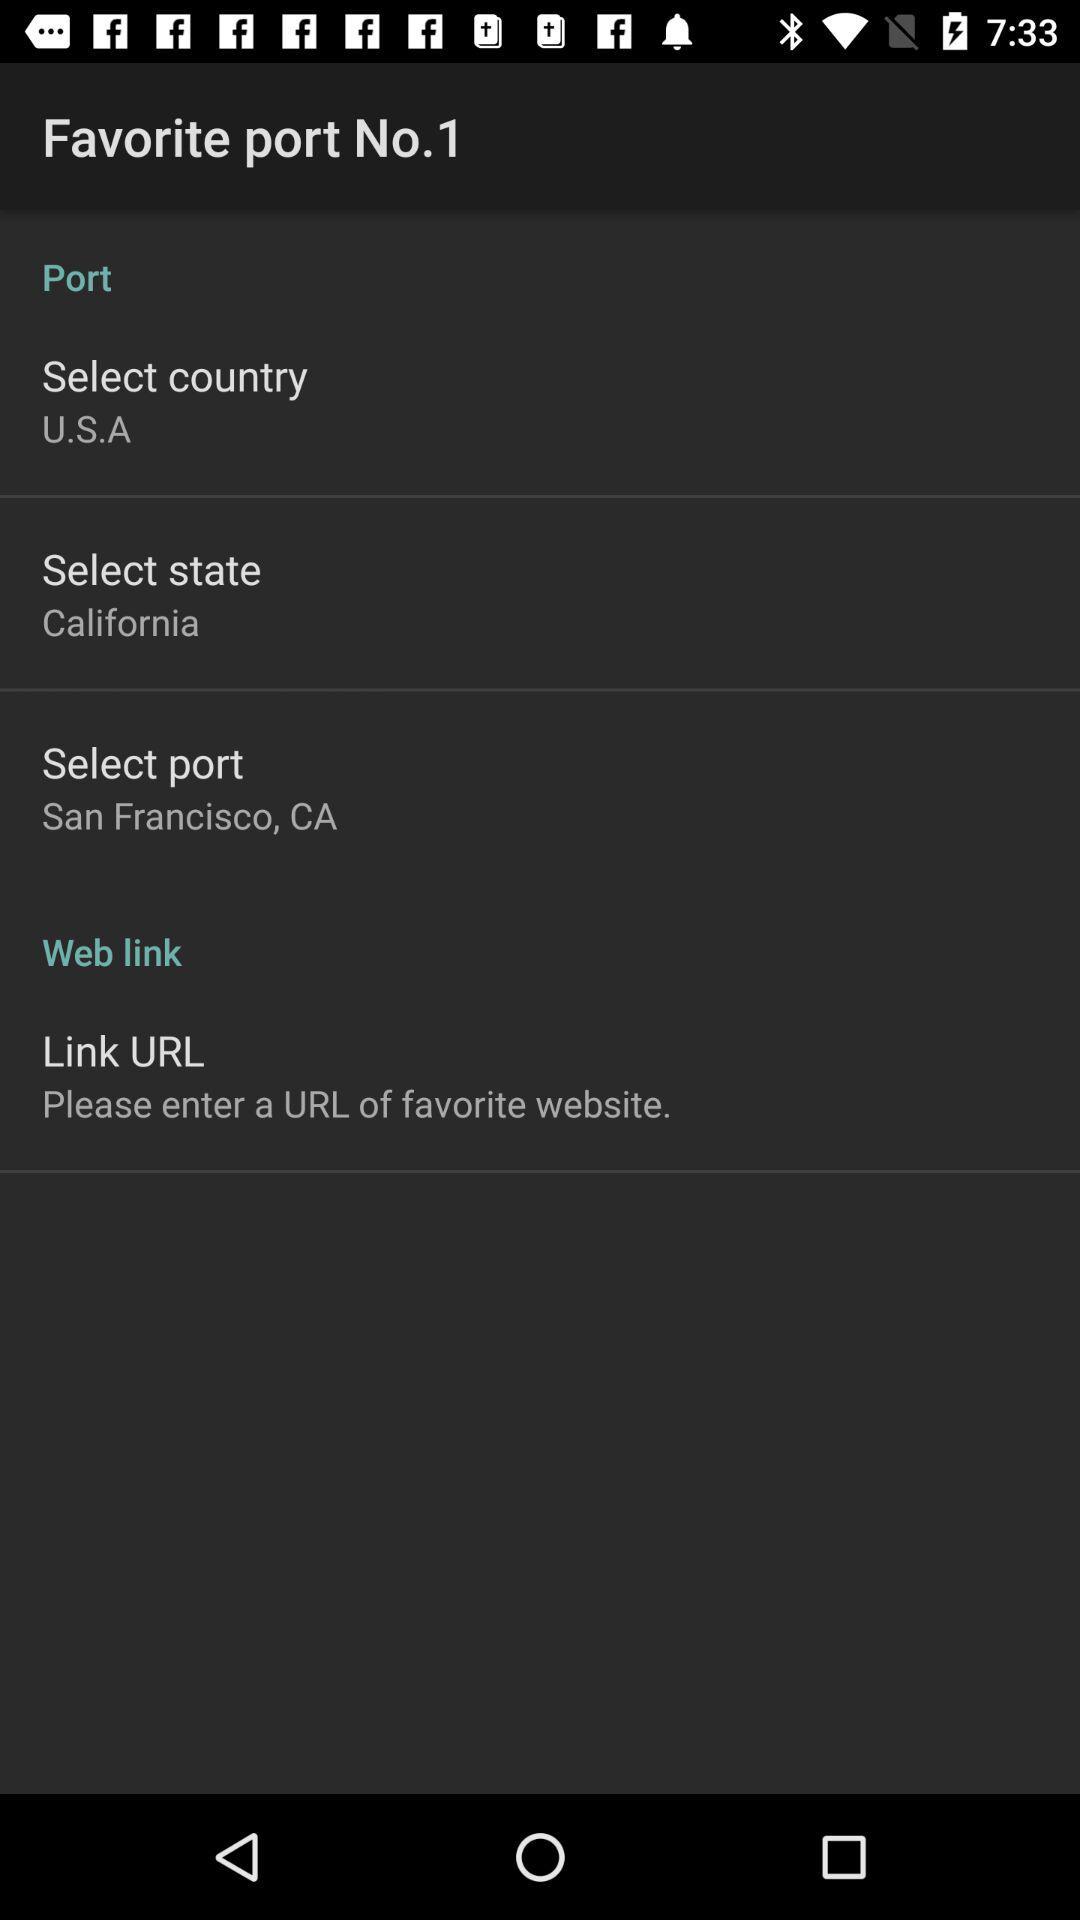 This screenshot has height=1920, width=1080. Describe the element at coordinates (174, 374) in the screenshot. I see `app above u.s.a item` at that location.